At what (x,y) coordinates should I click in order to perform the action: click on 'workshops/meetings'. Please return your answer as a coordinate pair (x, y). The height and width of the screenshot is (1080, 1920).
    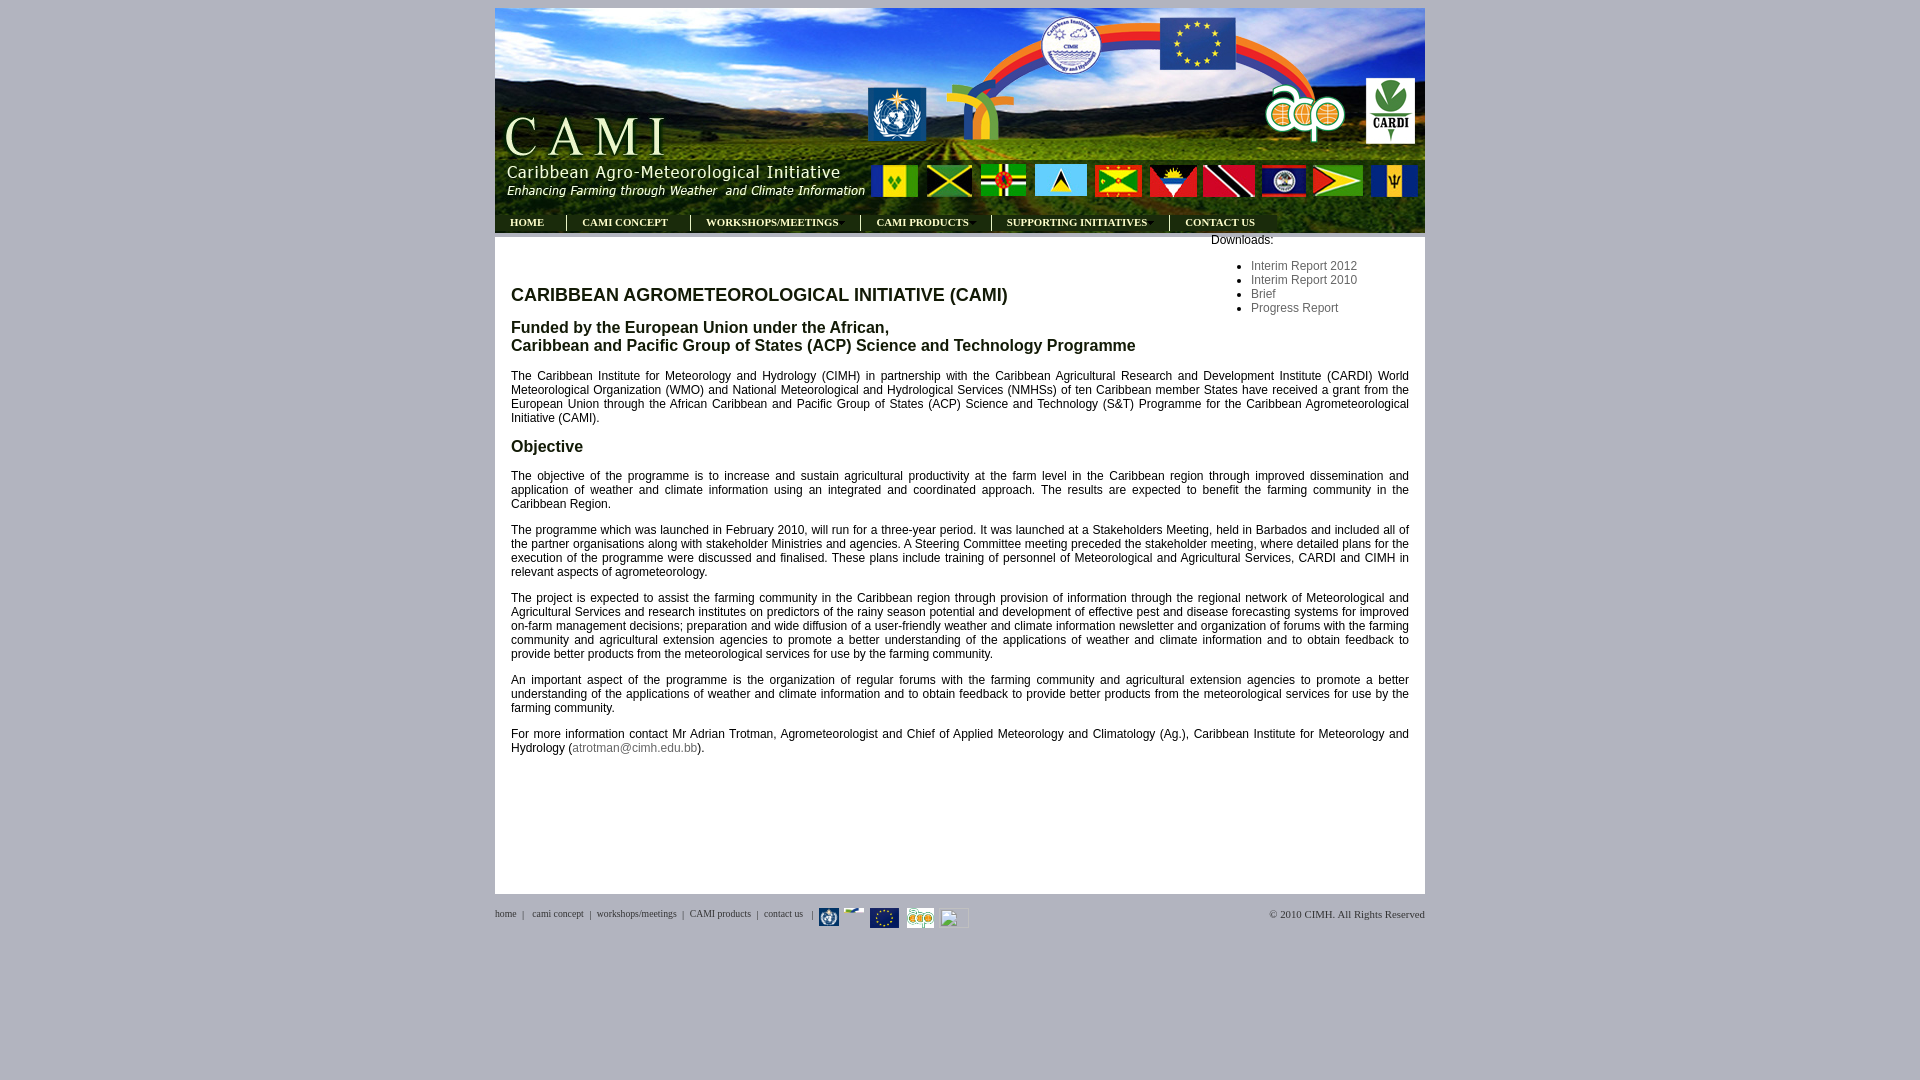
    Looking at the image, I should click on (636, 913).